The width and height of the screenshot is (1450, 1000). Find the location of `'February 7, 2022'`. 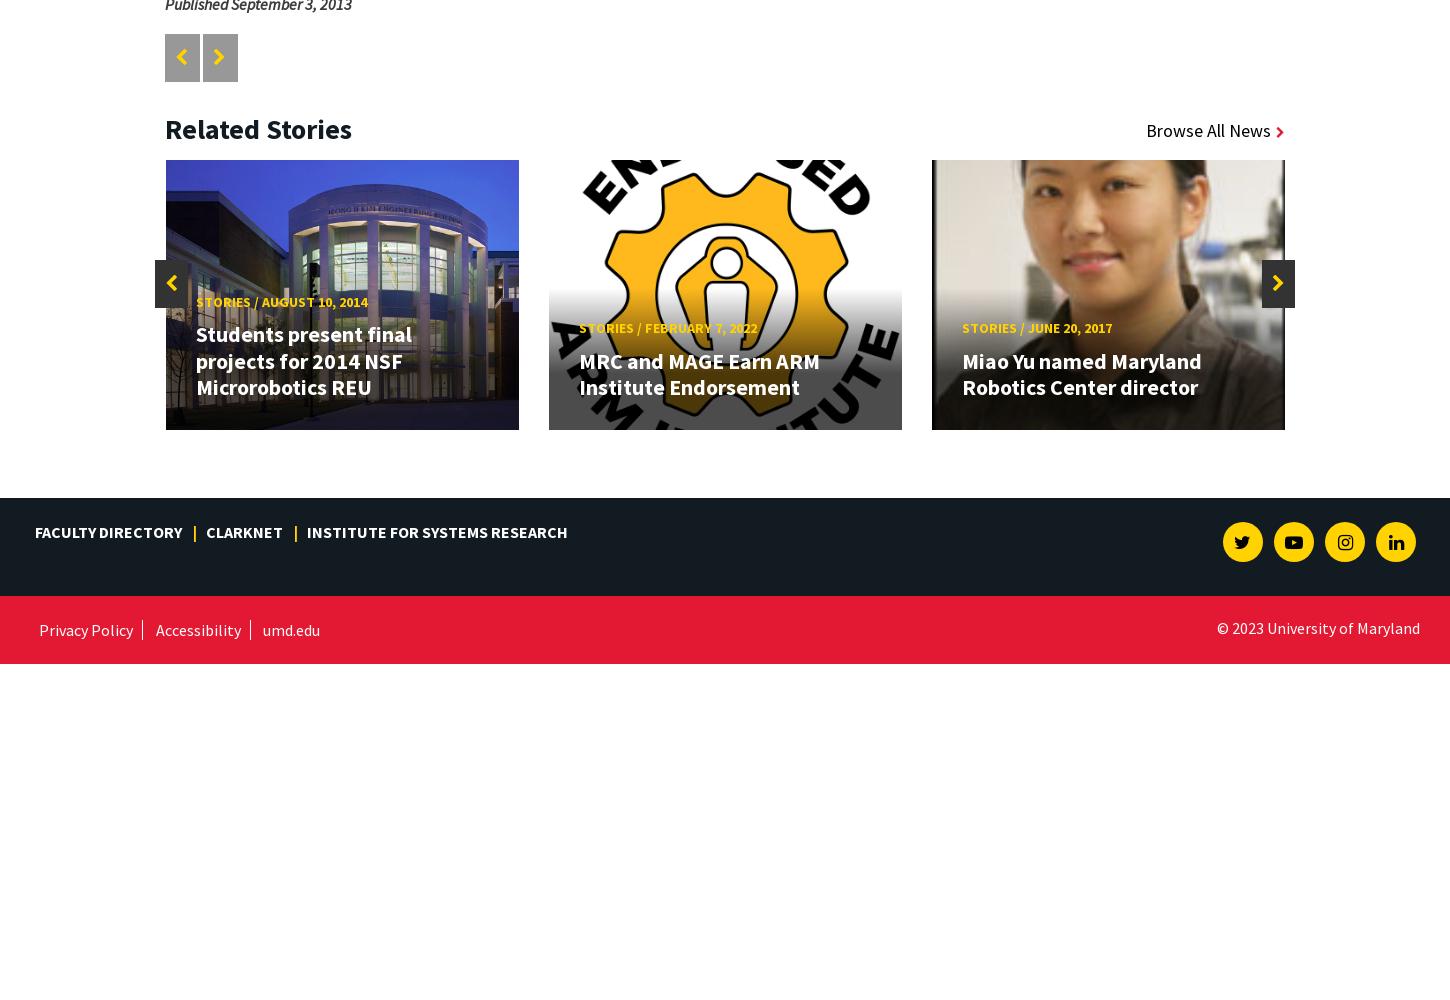

'February 7, 2022' is located at coordinates (699, 327).